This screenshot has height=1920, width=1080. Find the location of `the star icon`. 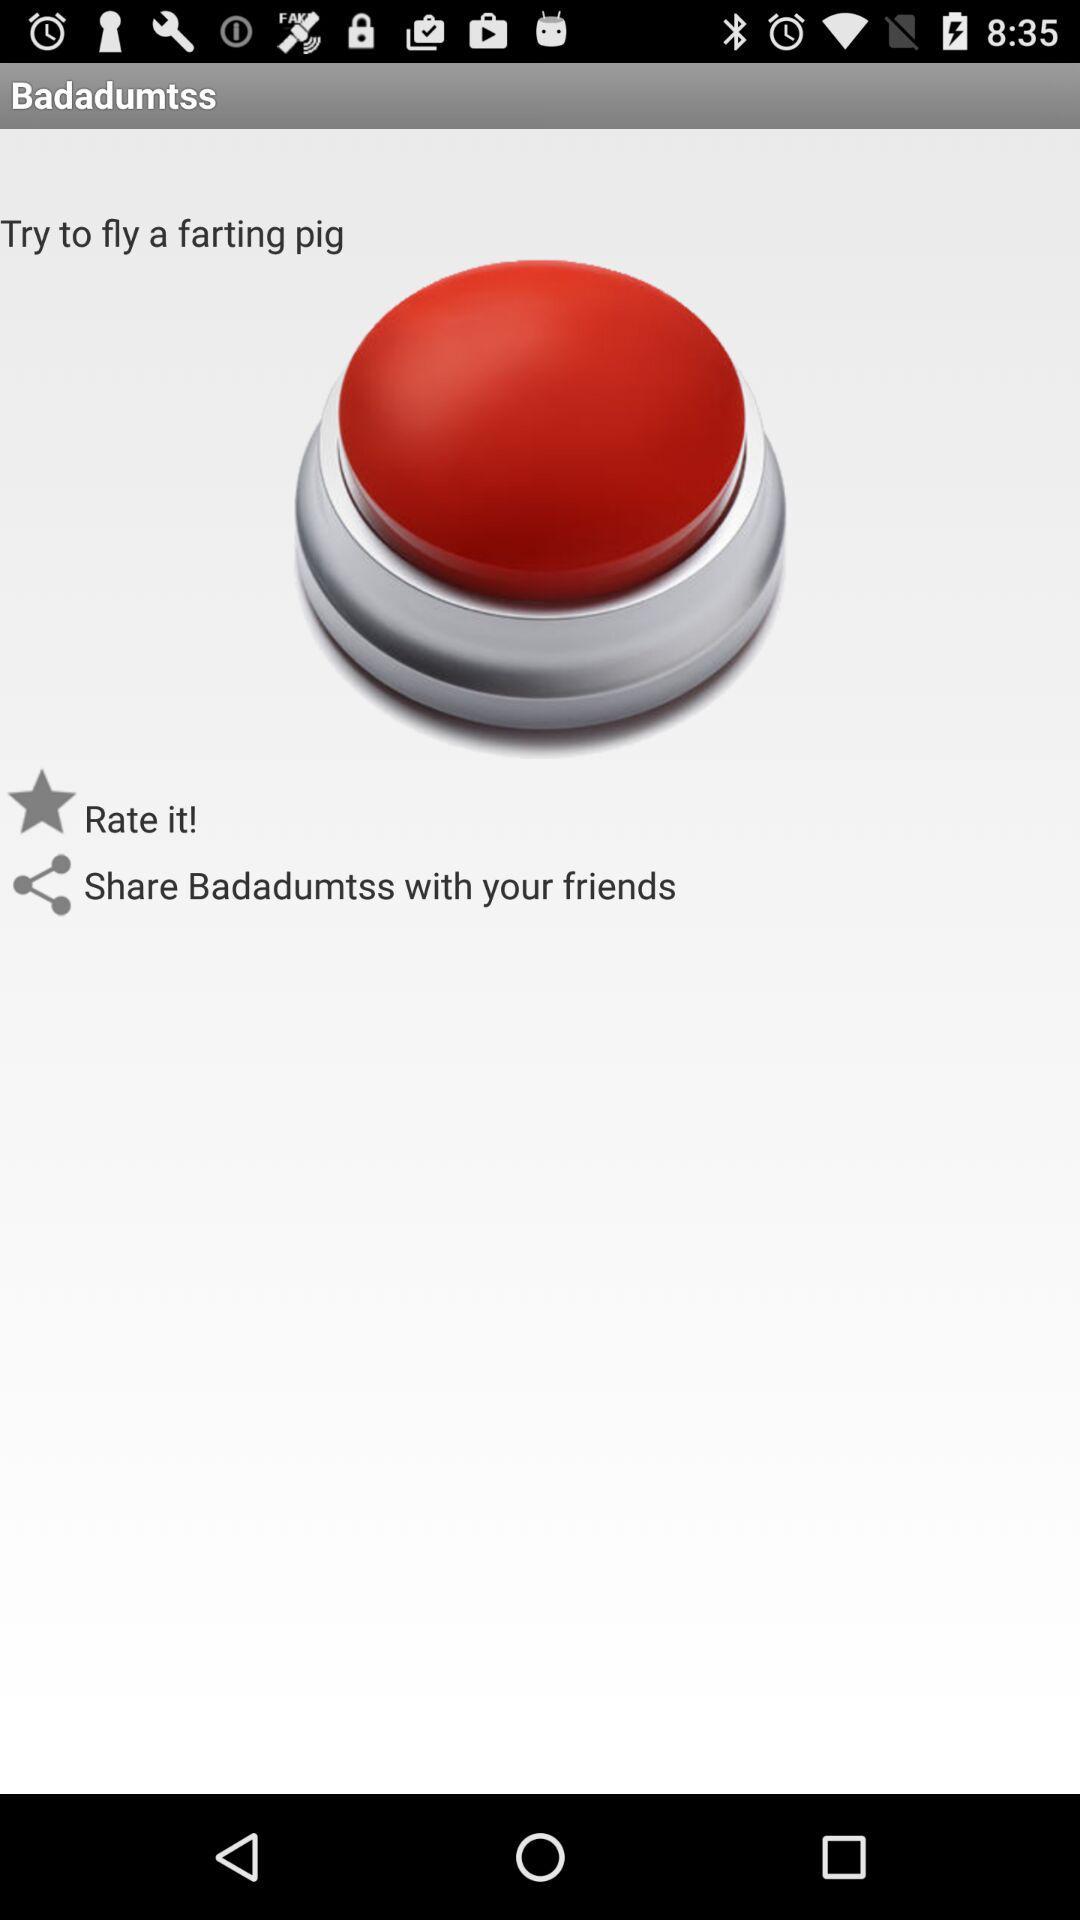

the star icon is located at coordinates (42, 857).